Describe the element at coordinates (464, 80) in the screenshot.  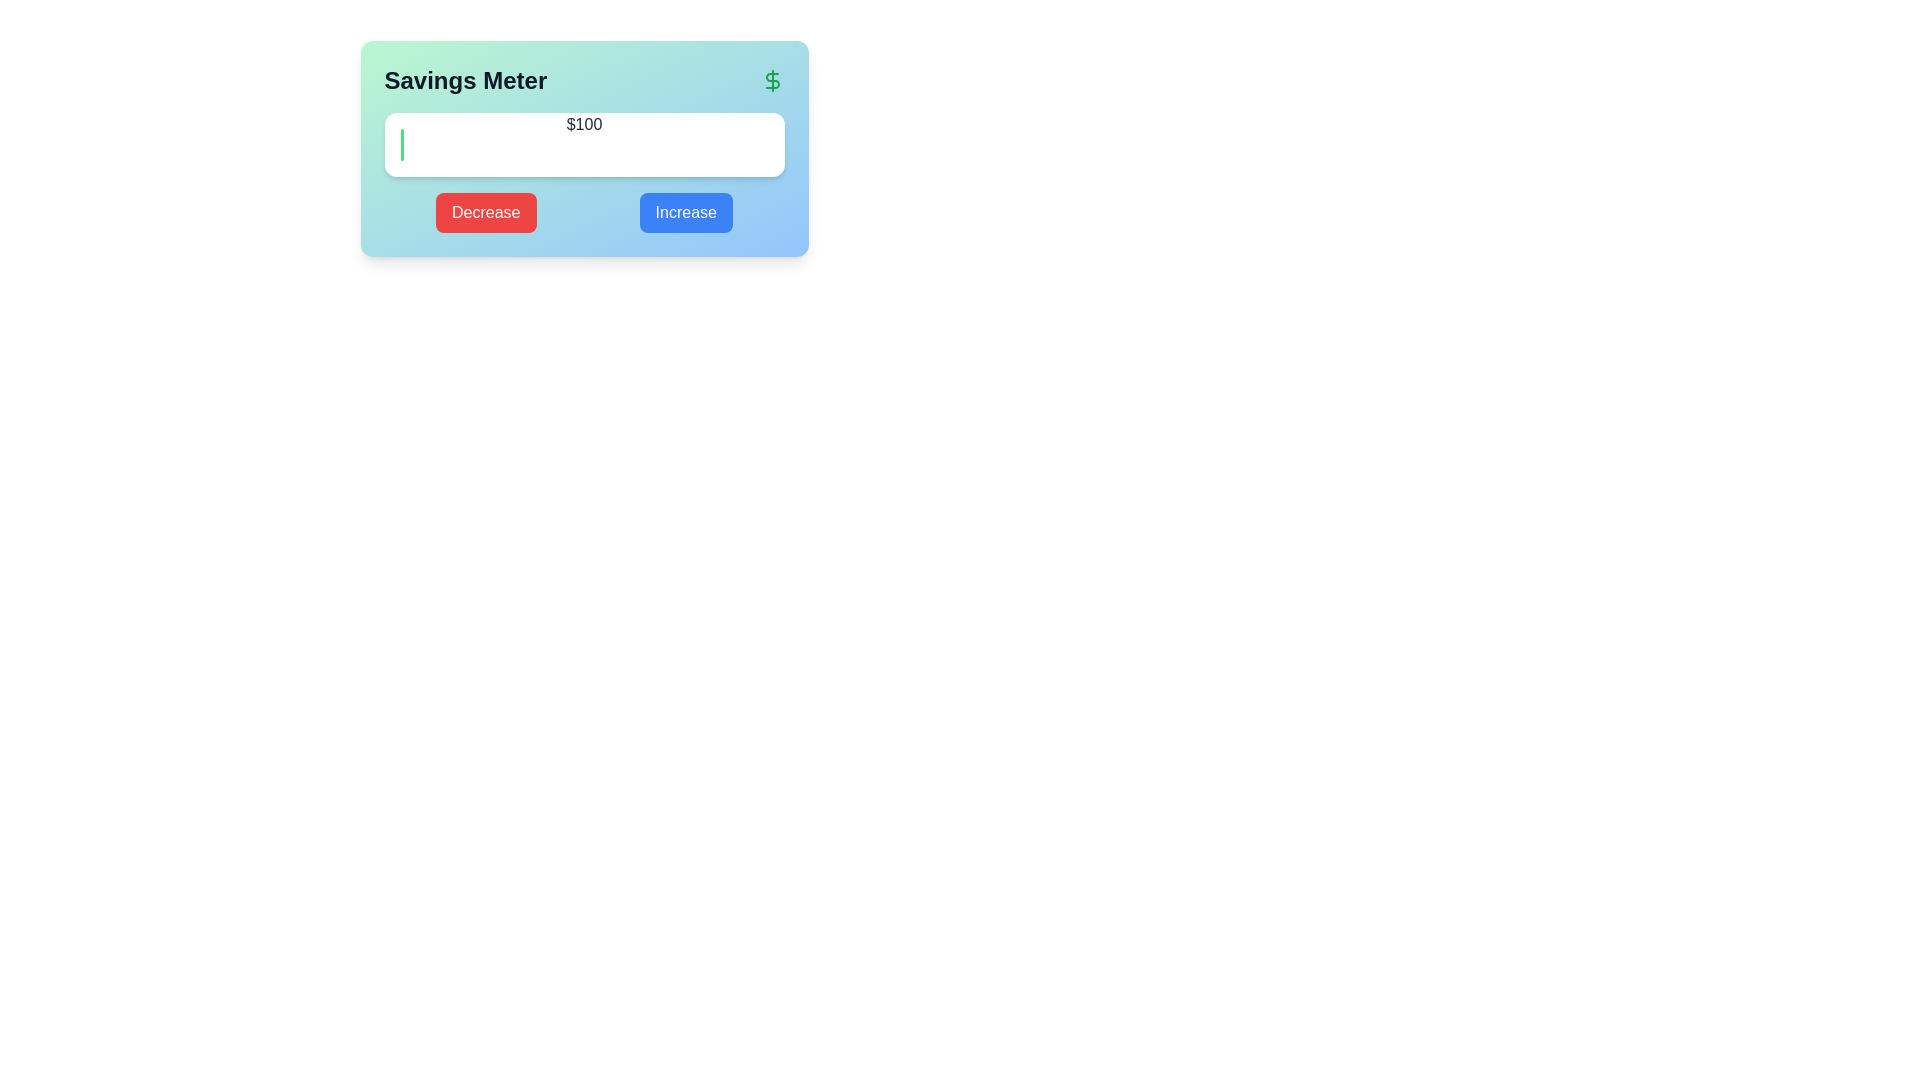
I see `the 'Savings Meter' text label, which is prominently styled with a bold and large font, located on the left side of the header section in a card-like interface` at that location.